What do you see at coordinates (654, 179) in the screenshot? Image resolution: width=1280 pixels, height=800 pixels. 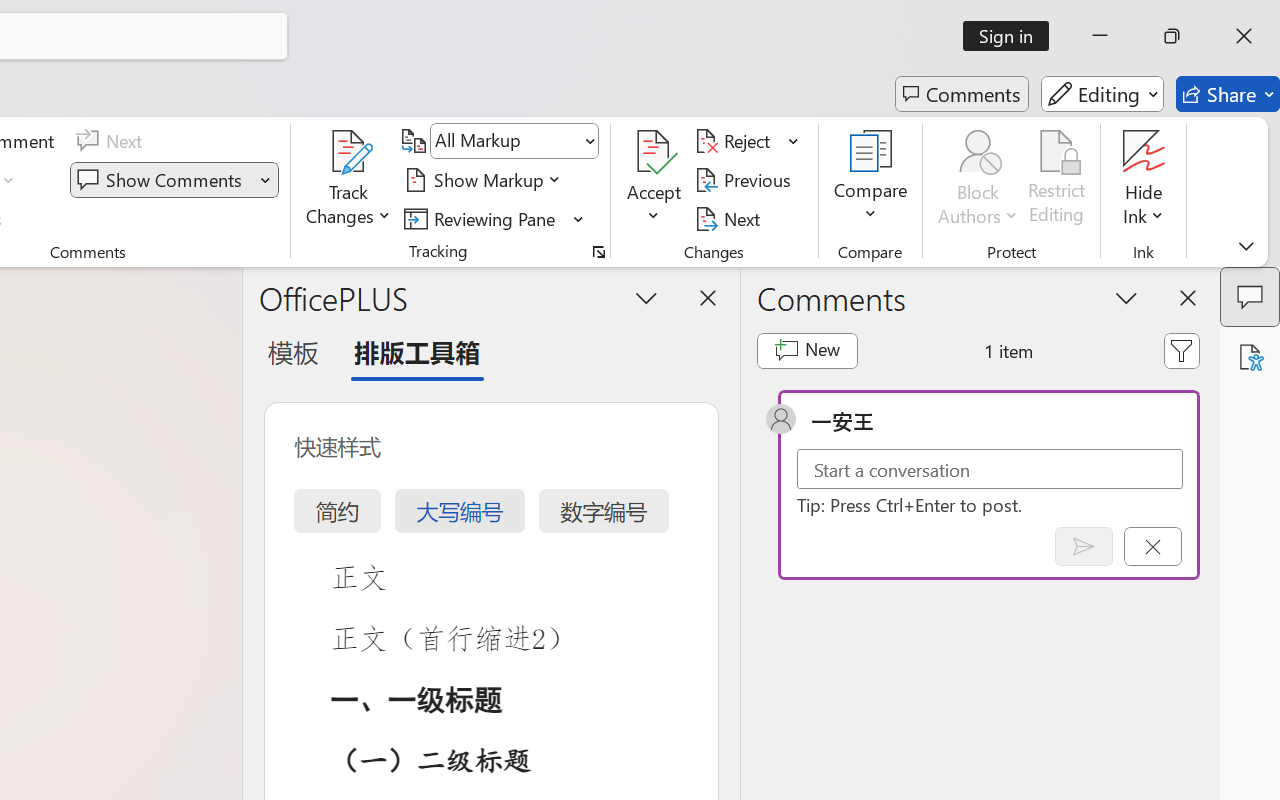 I see `'Accept'` at bounding box center [654, 179].